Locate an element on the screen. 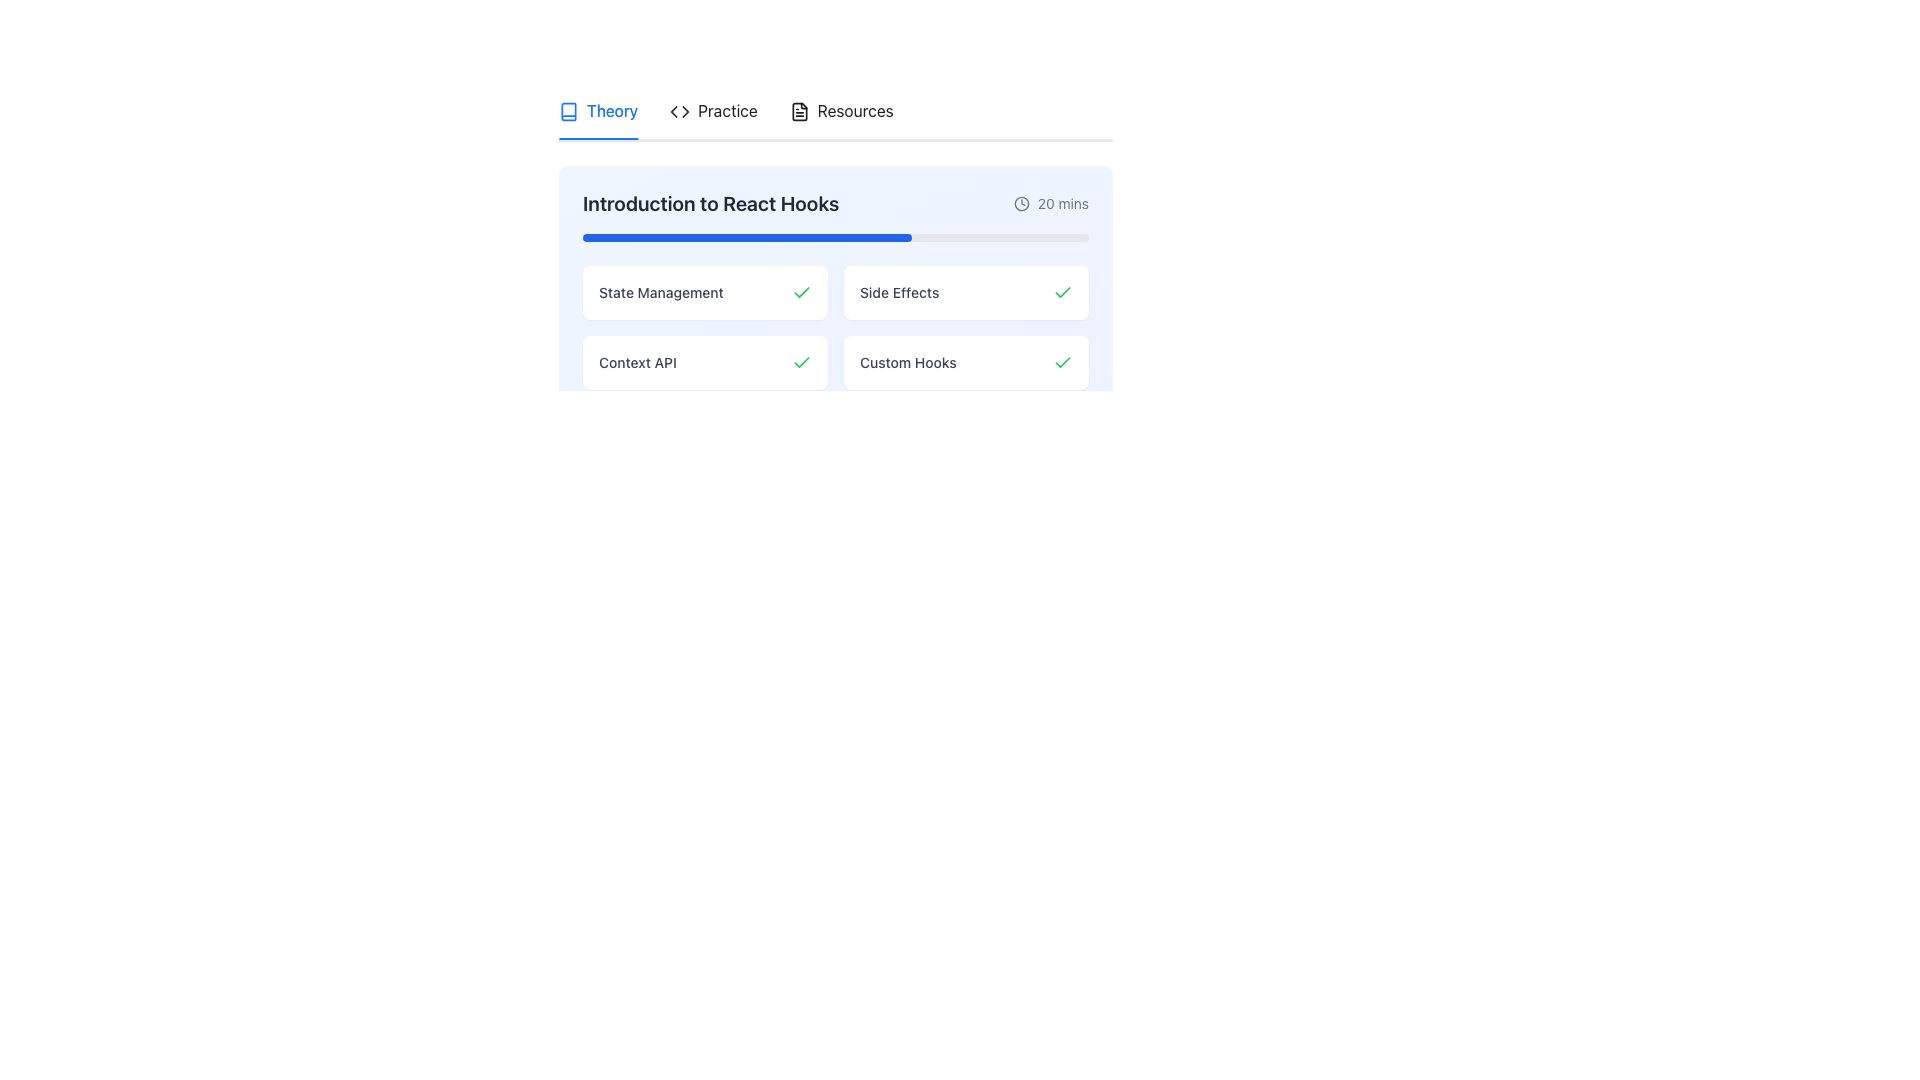 This screenshot has width=1920, height=1080. the progress bar in the Header section titled 'Introduction to React Hooks' to interact with it is located at coordinates (835, 216).